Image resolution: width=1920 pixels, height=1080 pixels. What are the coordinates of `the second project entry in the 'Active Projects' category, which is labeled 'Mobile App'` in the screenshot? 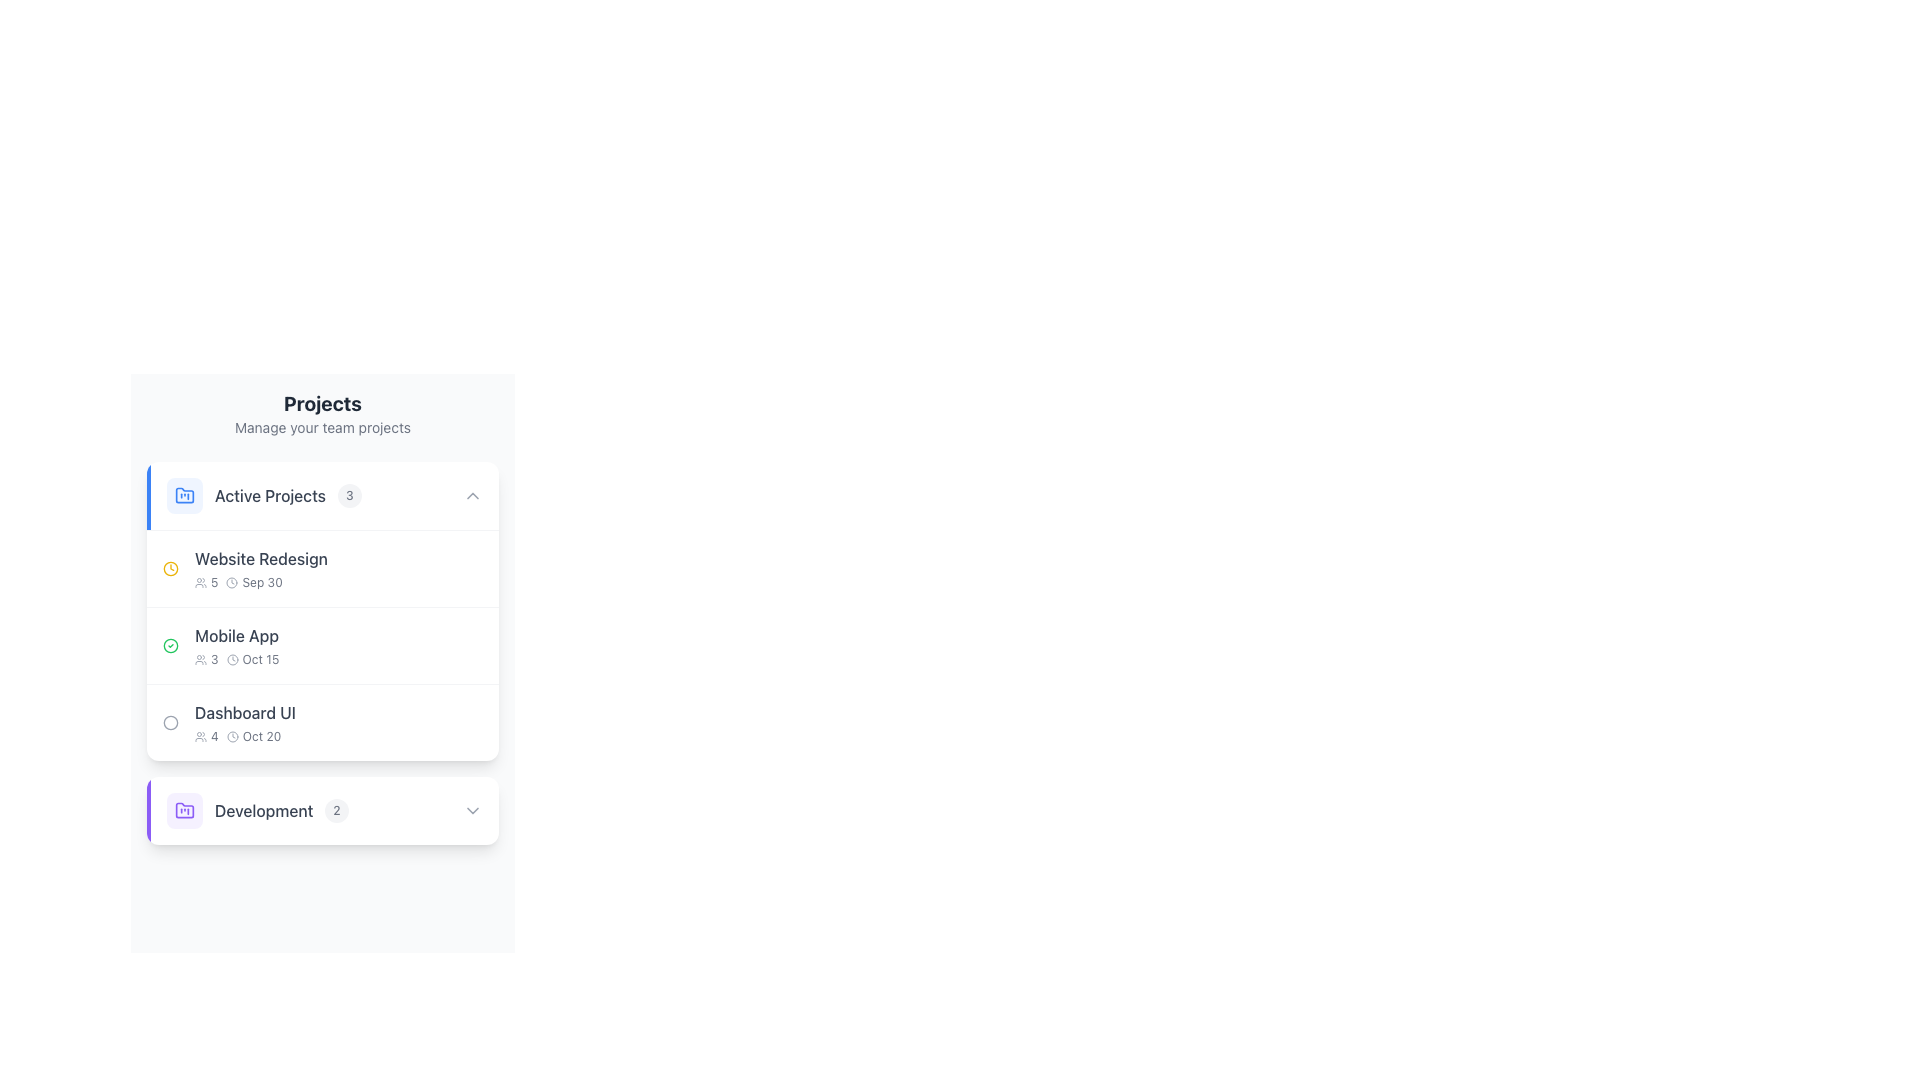 It's located at (221, 645).